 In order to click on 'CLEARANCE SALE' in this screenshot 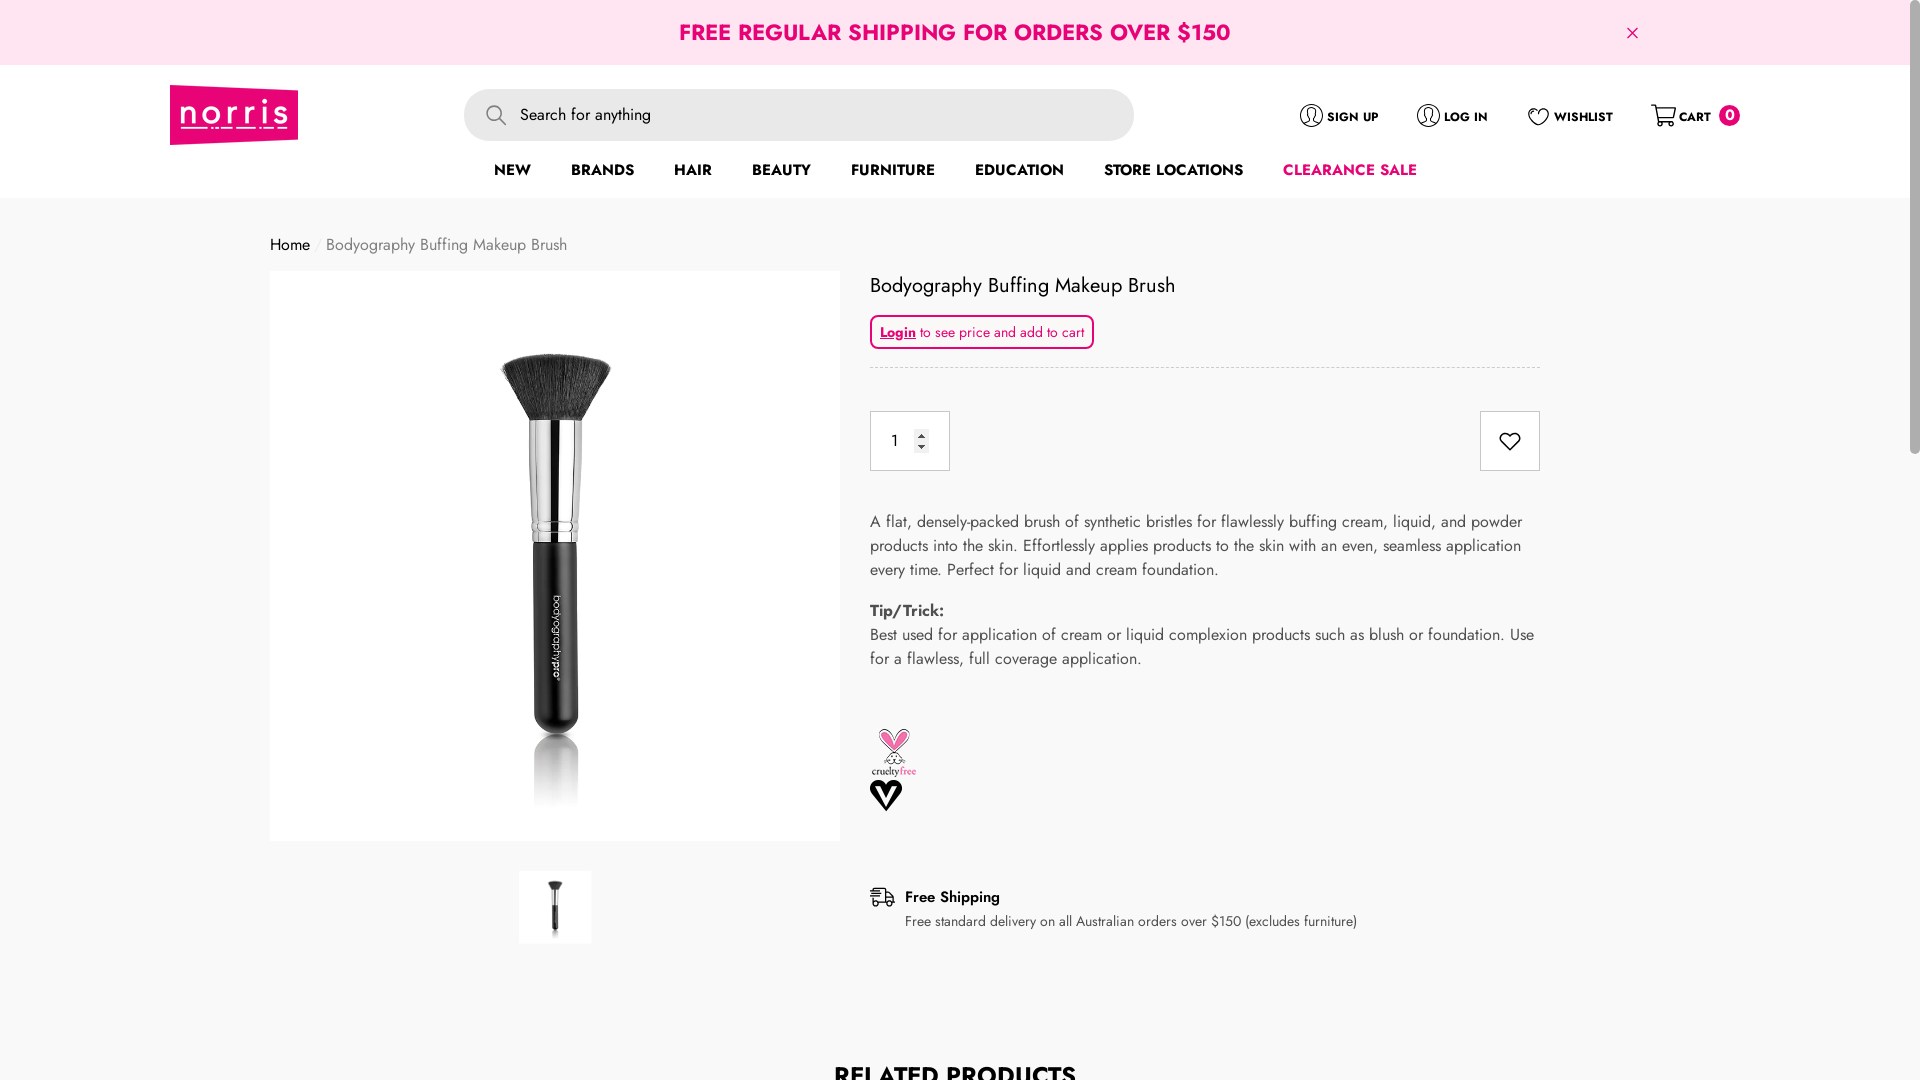, I will do `click(1348, 170)`.